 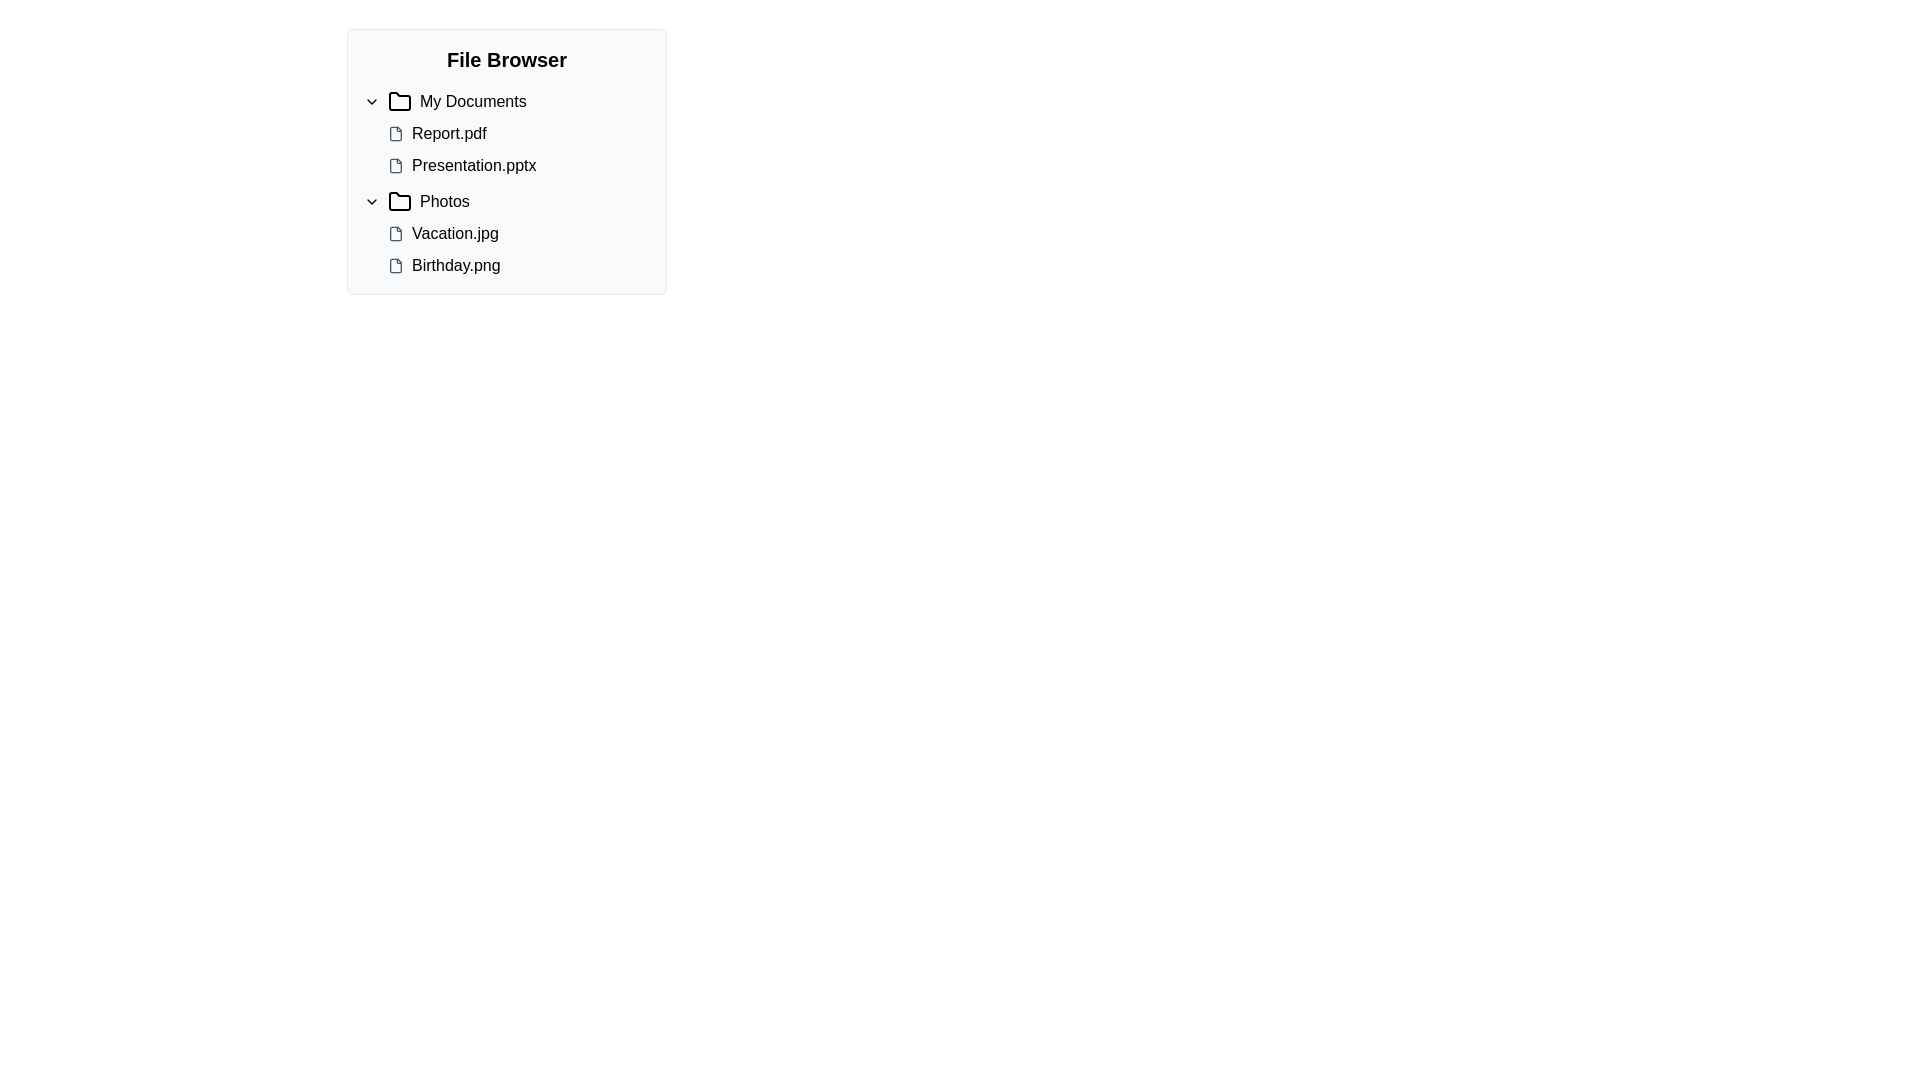 What do you see at coordinates (507, 161) in the screenshot?
I see `files within the collapsible file browser component` at bounding box center [507, 161].